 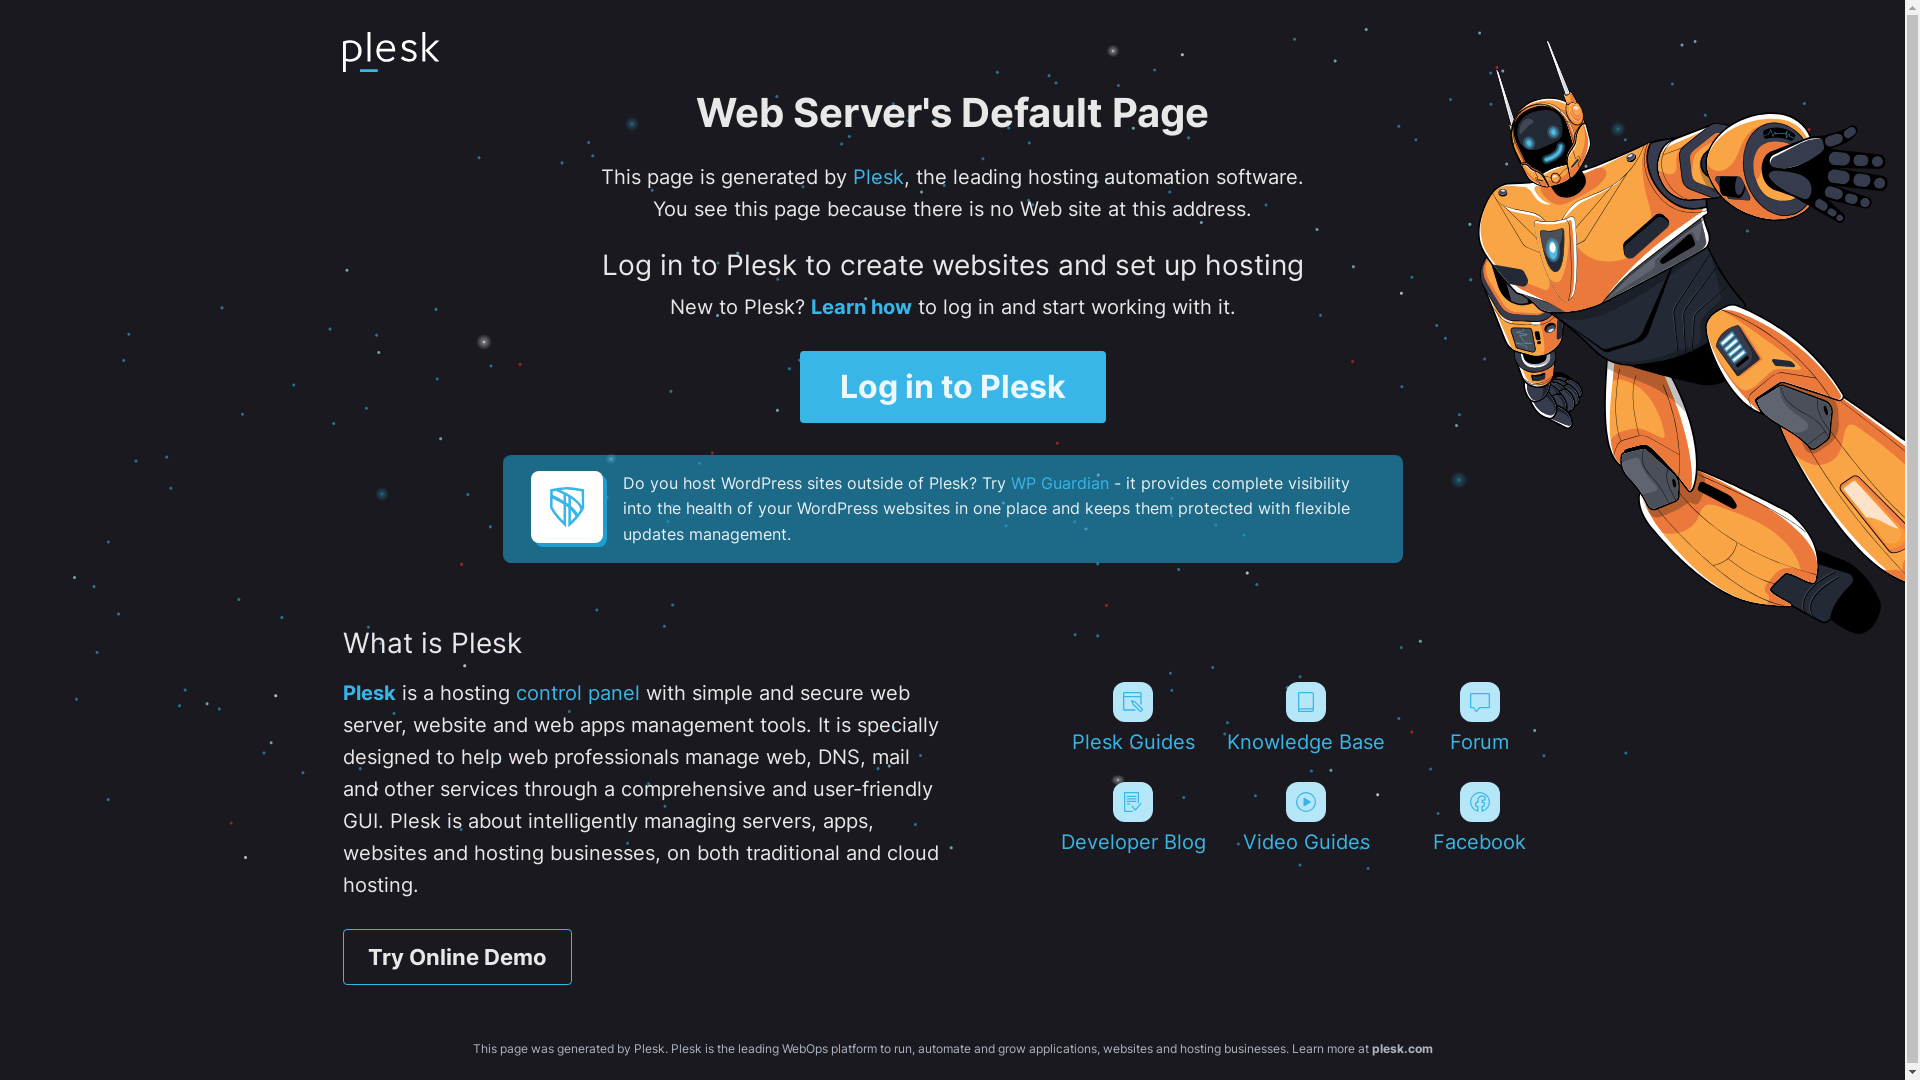 I want to click on 'control panel', so click(x=576, y=692).